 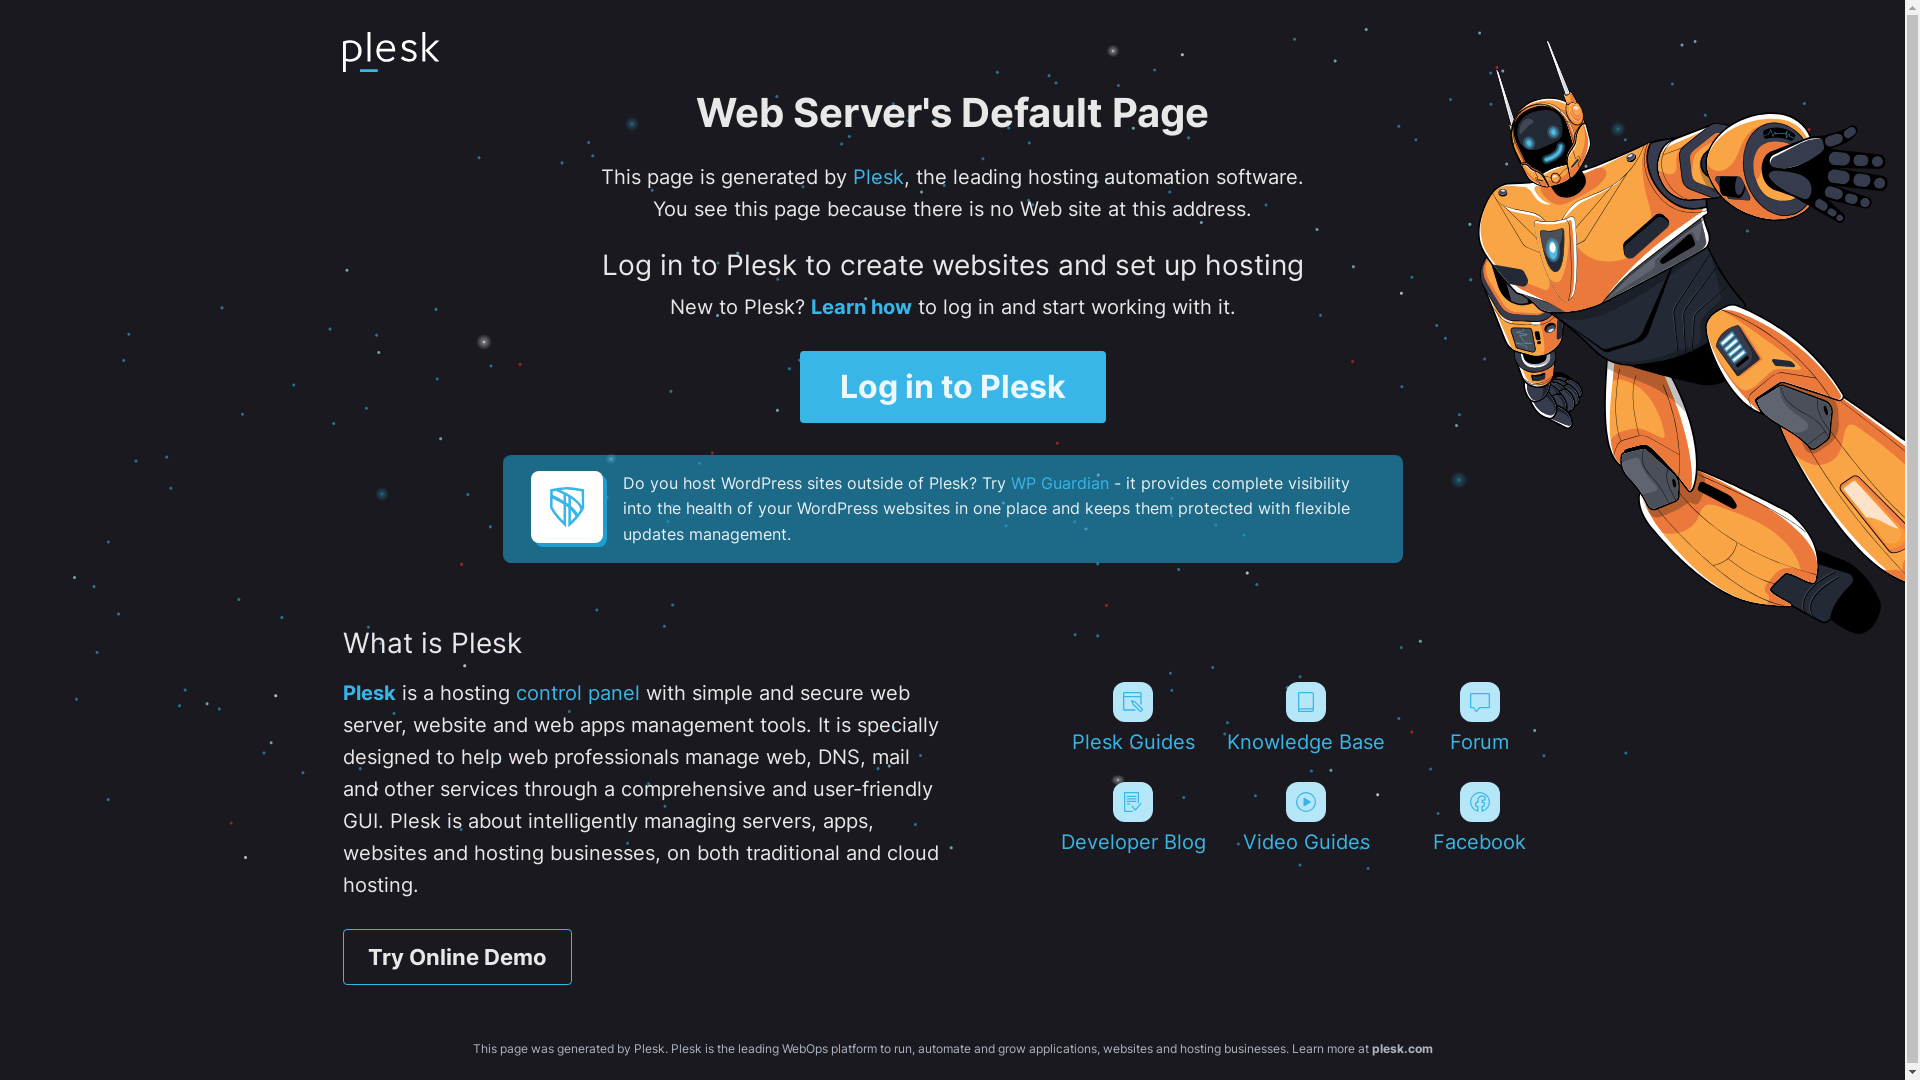 I want to click on 'control panel', so click(x=576, y=692).